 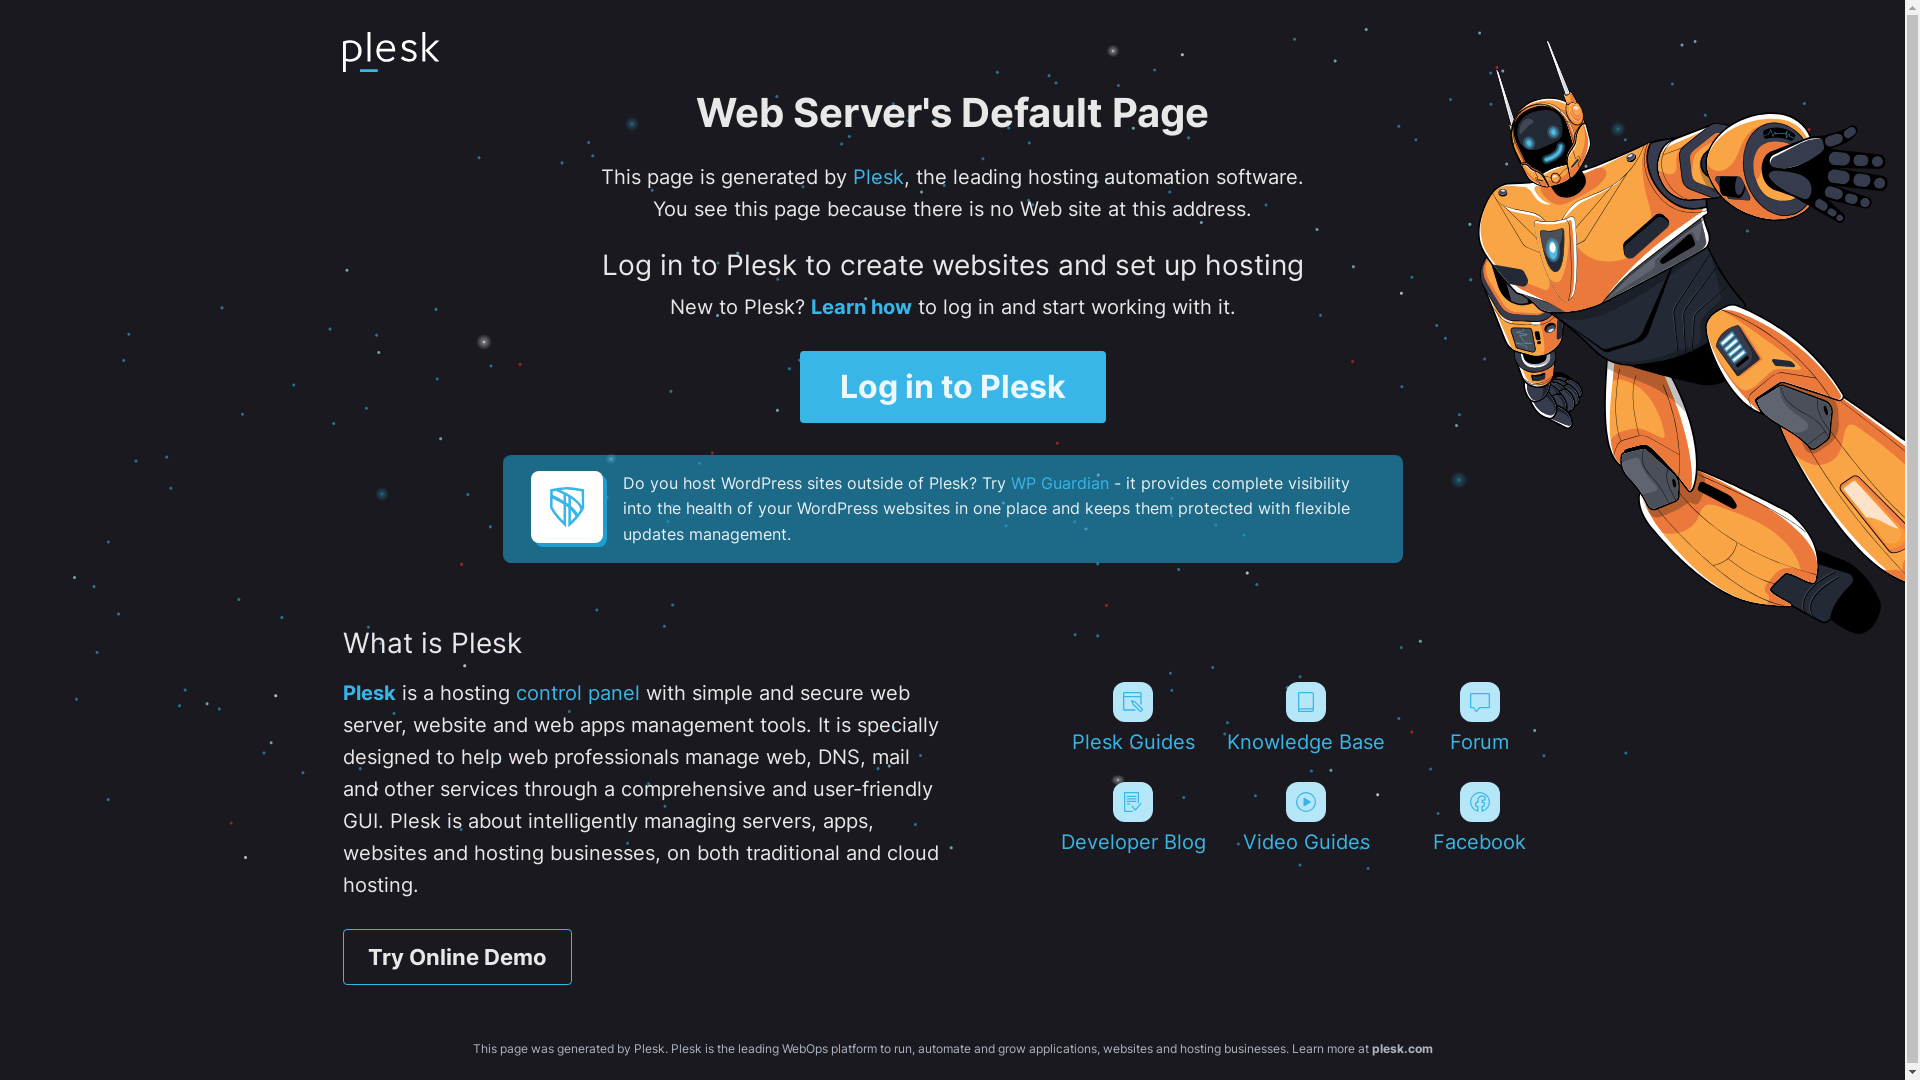 I want to click on 'control panel', so click(x=576, y=692).